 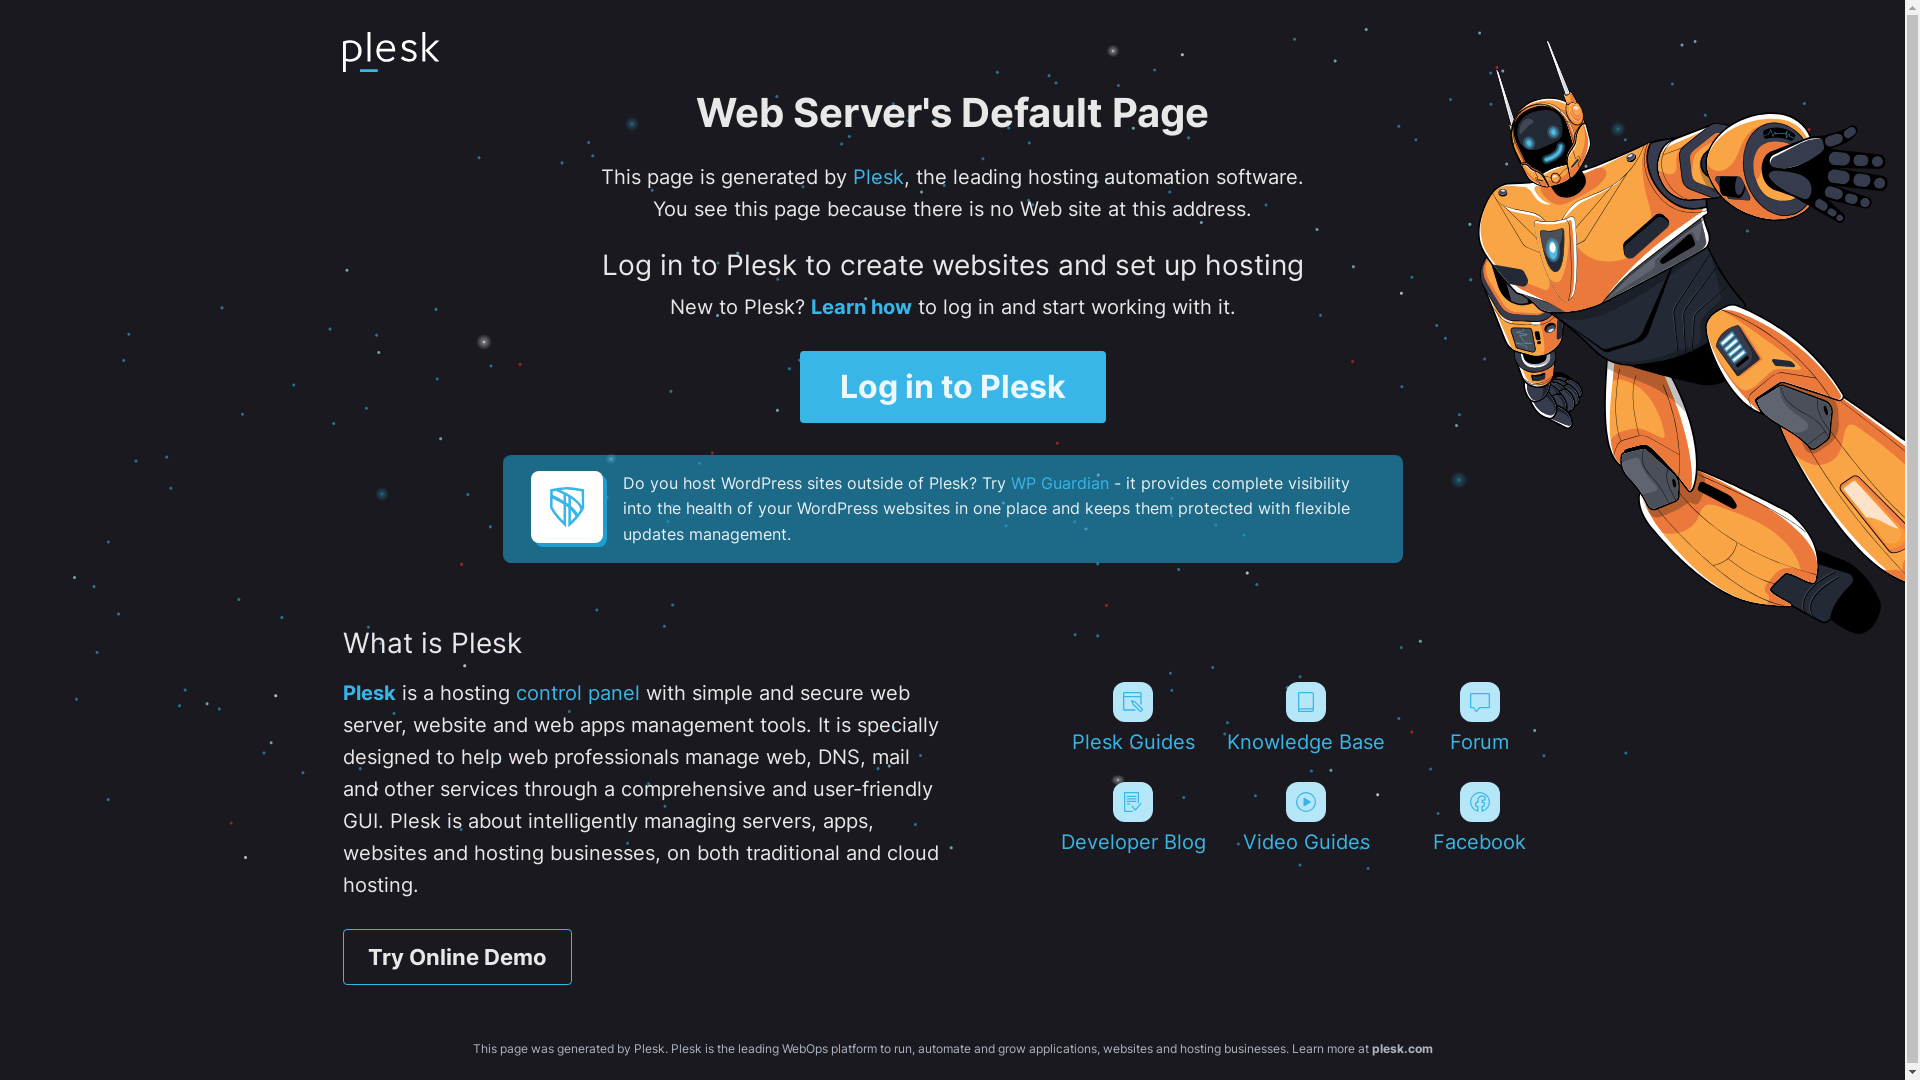 I want to click on 'control panel', so click(x=576, y=692).